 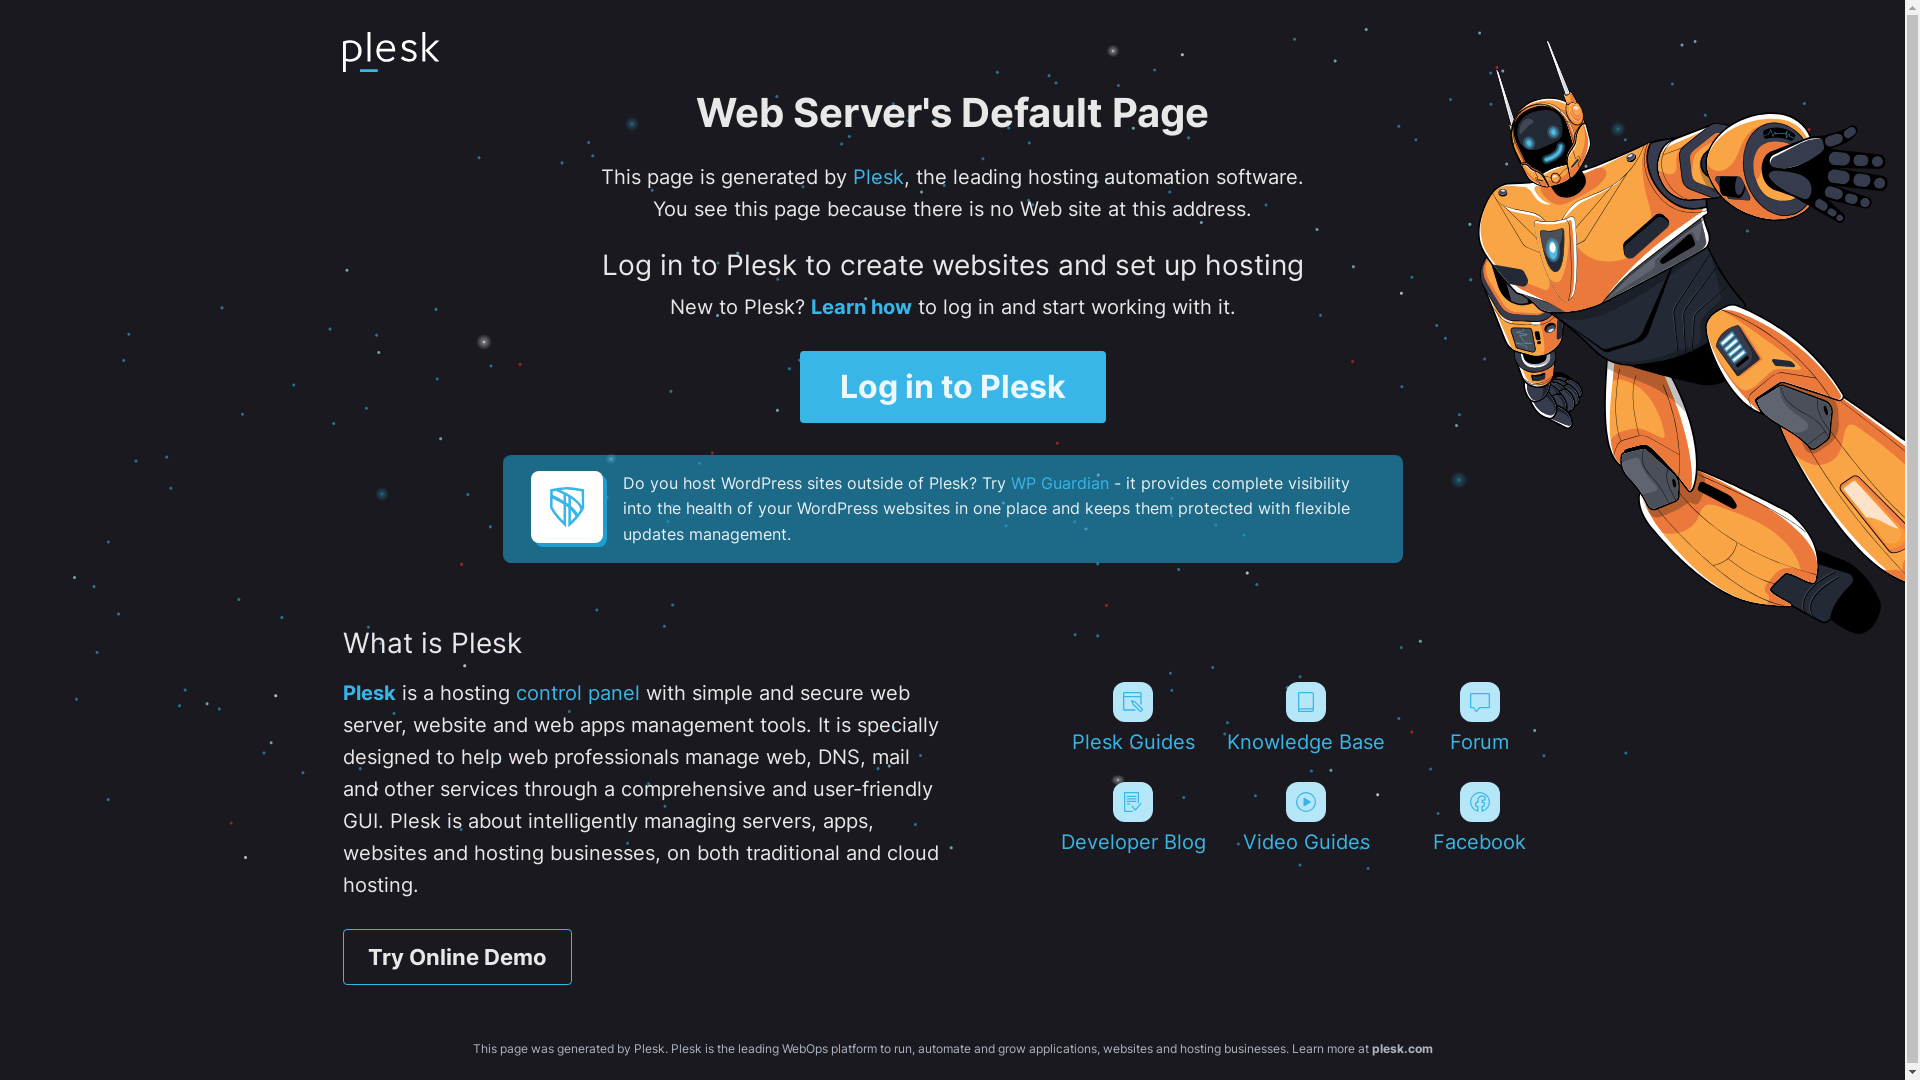 I want to click on 'control panel', so click(x=576, y=692).